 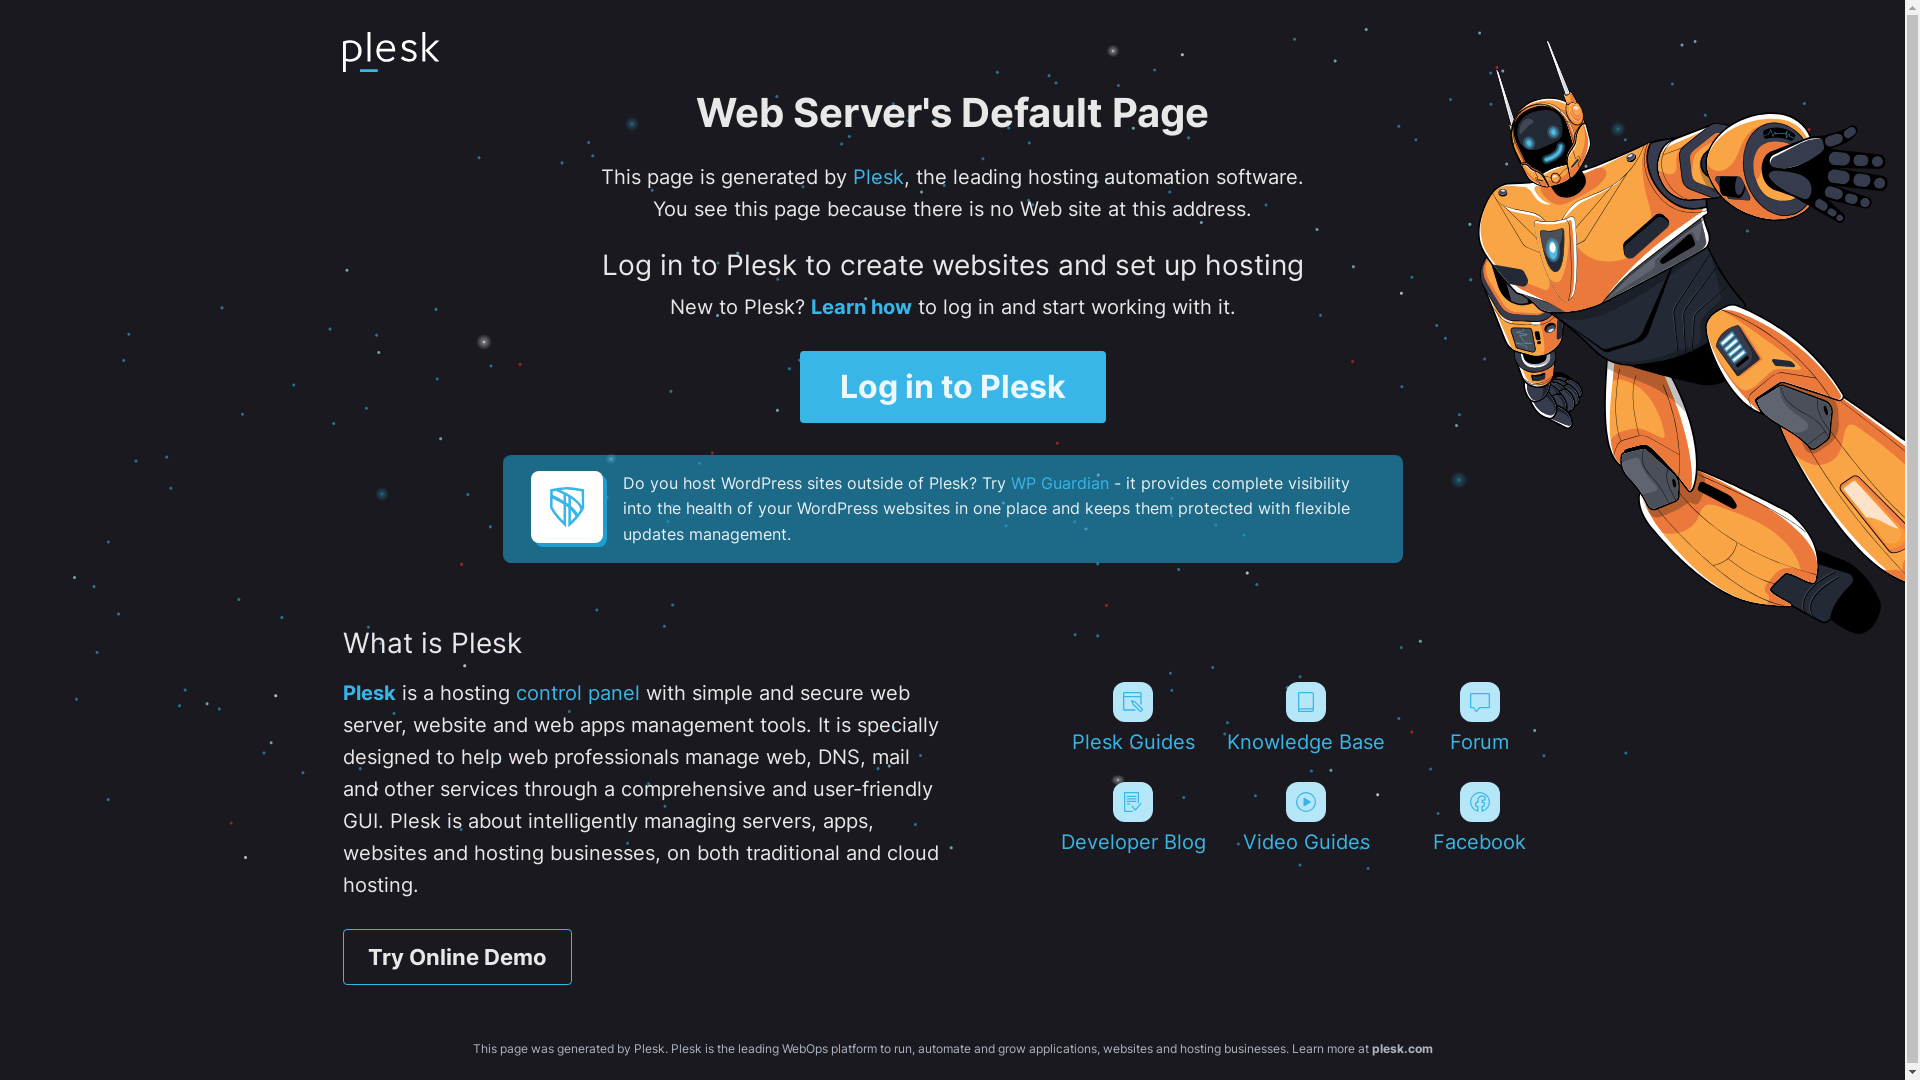 I want to click on 'control panel', so click(x=576, y=692).